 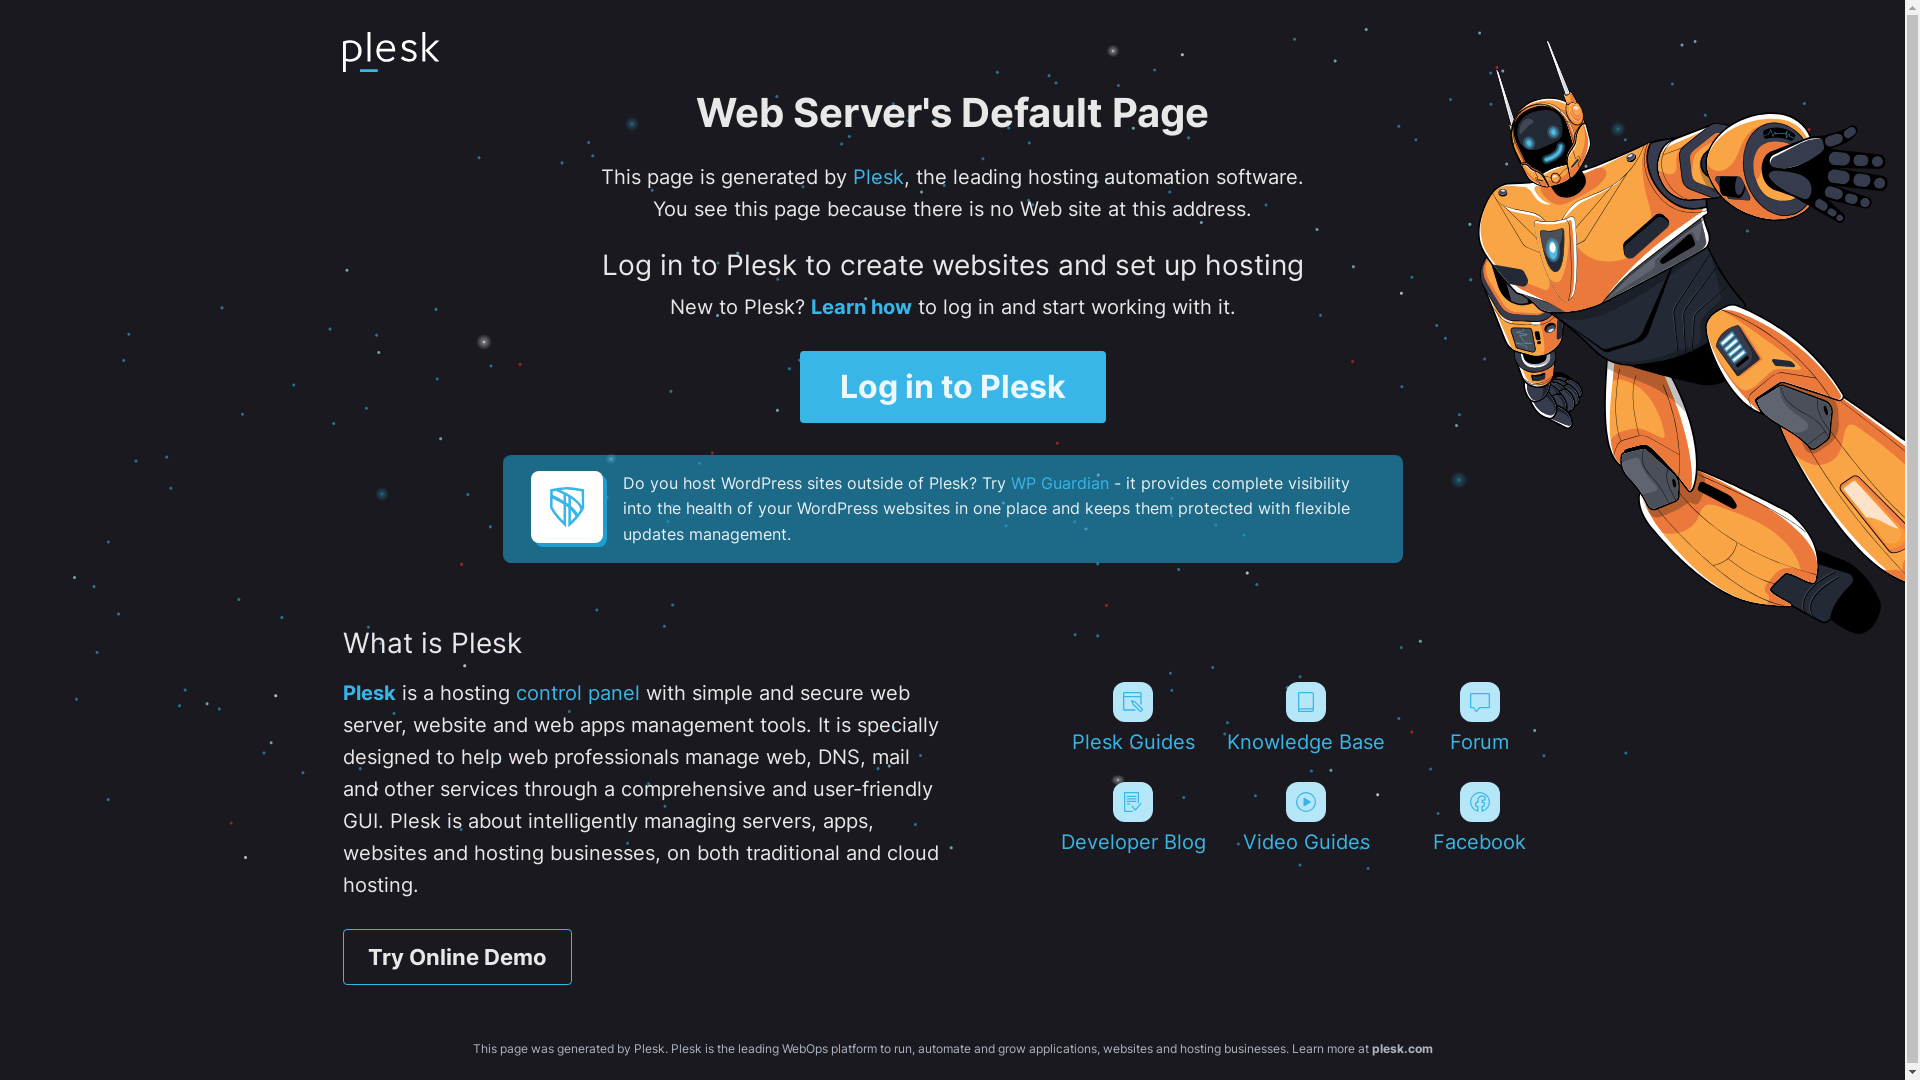 I want to click on 'control panel', so click(x=576, y=692).